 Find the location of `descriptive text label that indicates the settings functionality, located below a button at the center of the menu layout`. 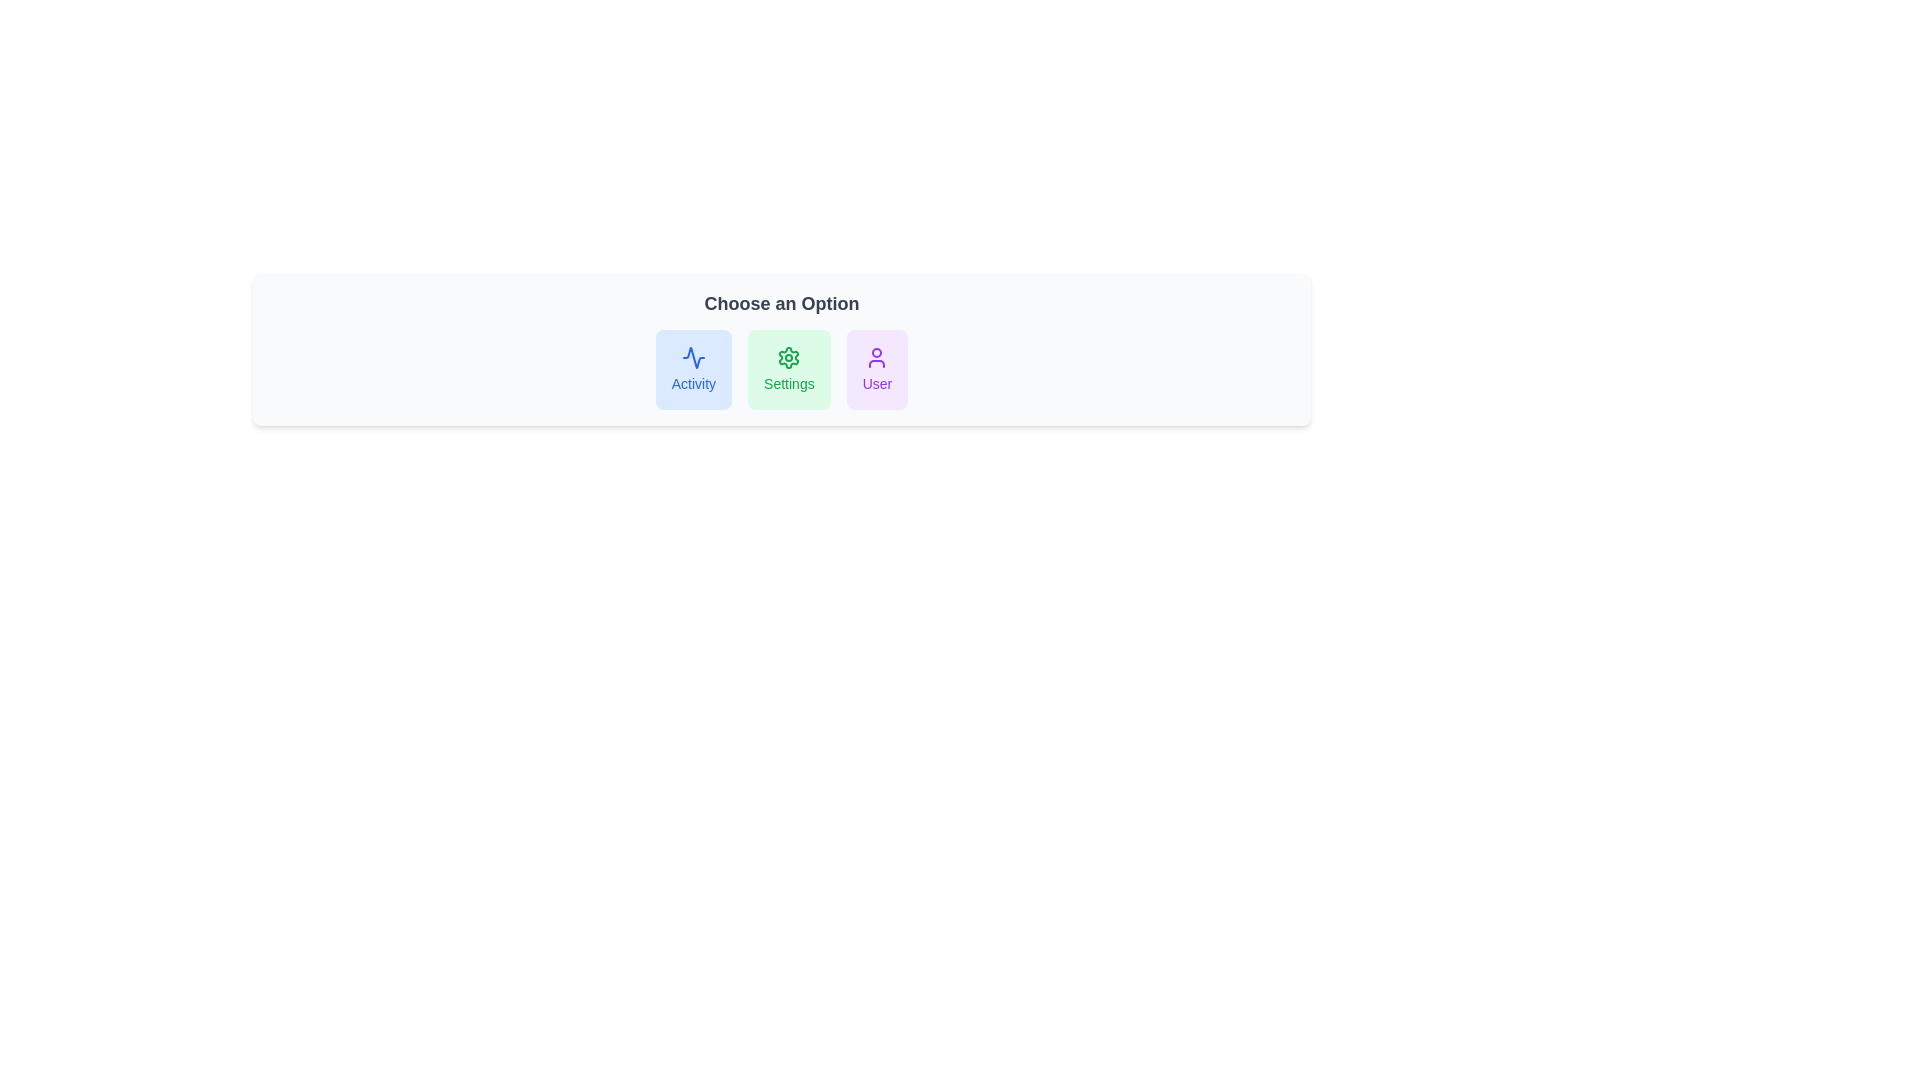

descriptive text label that indicates the settings functionality, located below a button at the center of the menu layout is located at coordinates (788, 384).